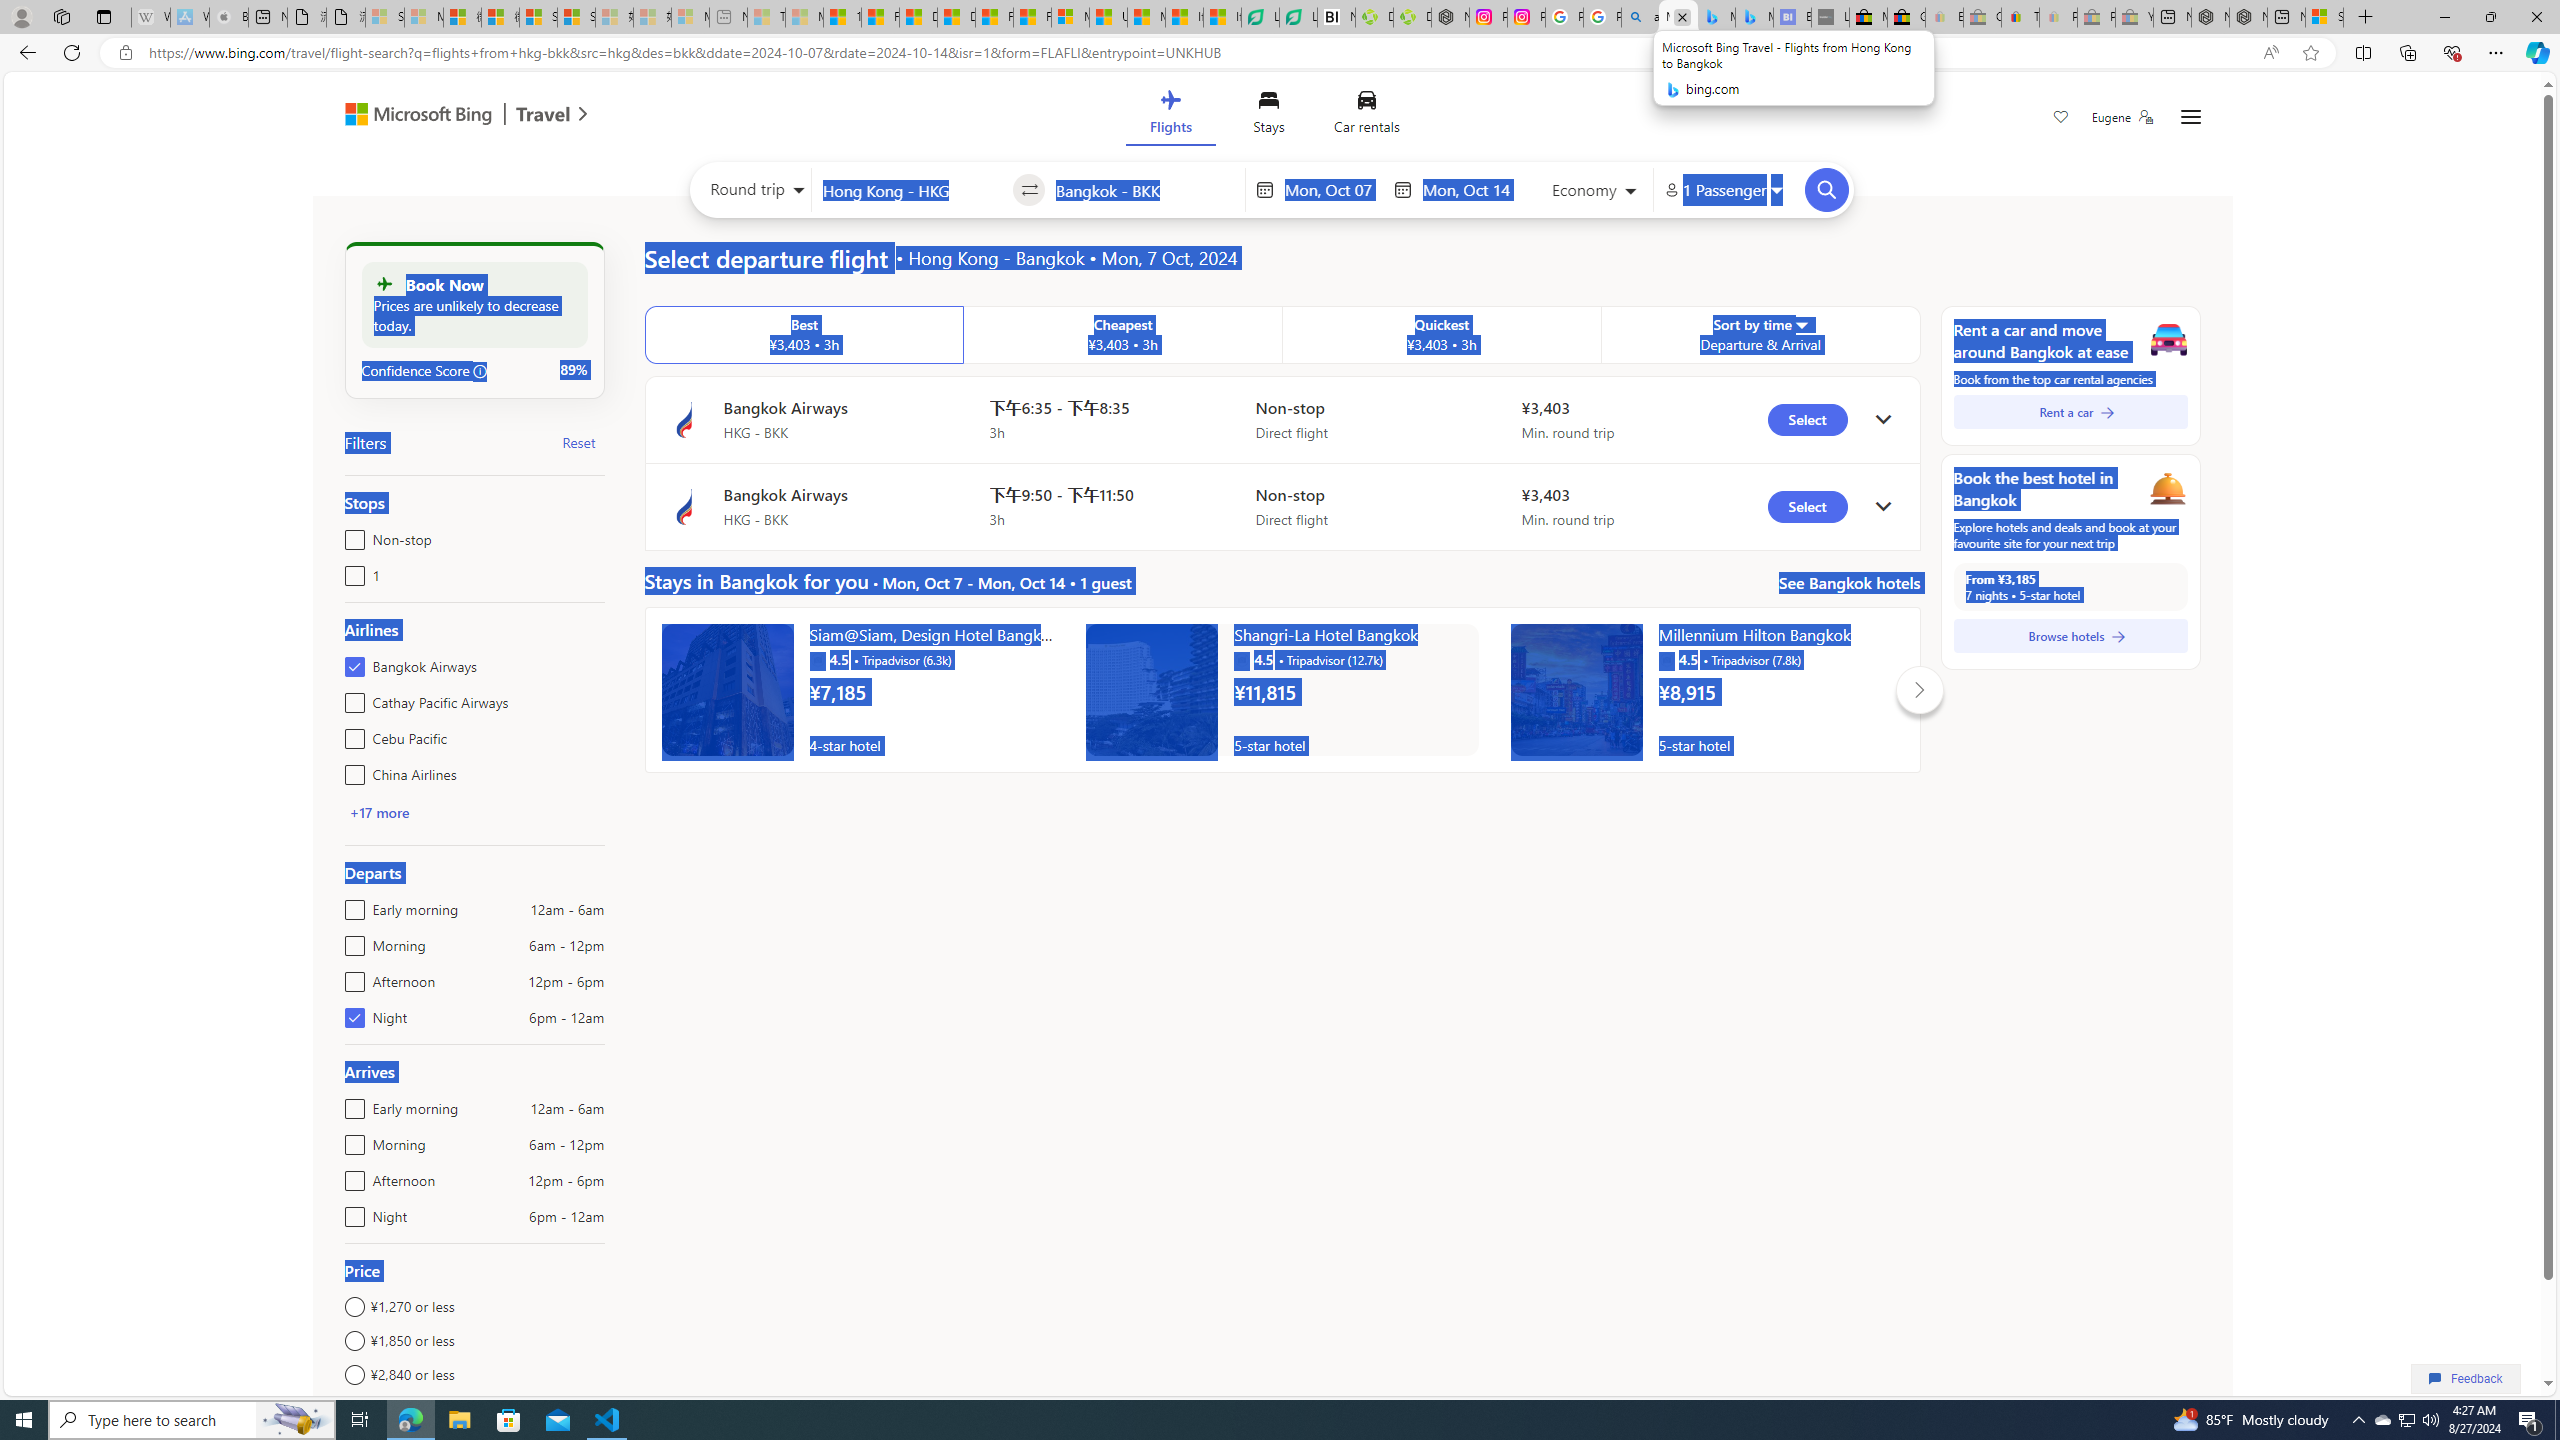 This screenshot has width=2560, height=1440. What do you see at coordinates (2070, 410) in the screenshot?
I see `'Rent a car'` at bounding box center [2070, 410].